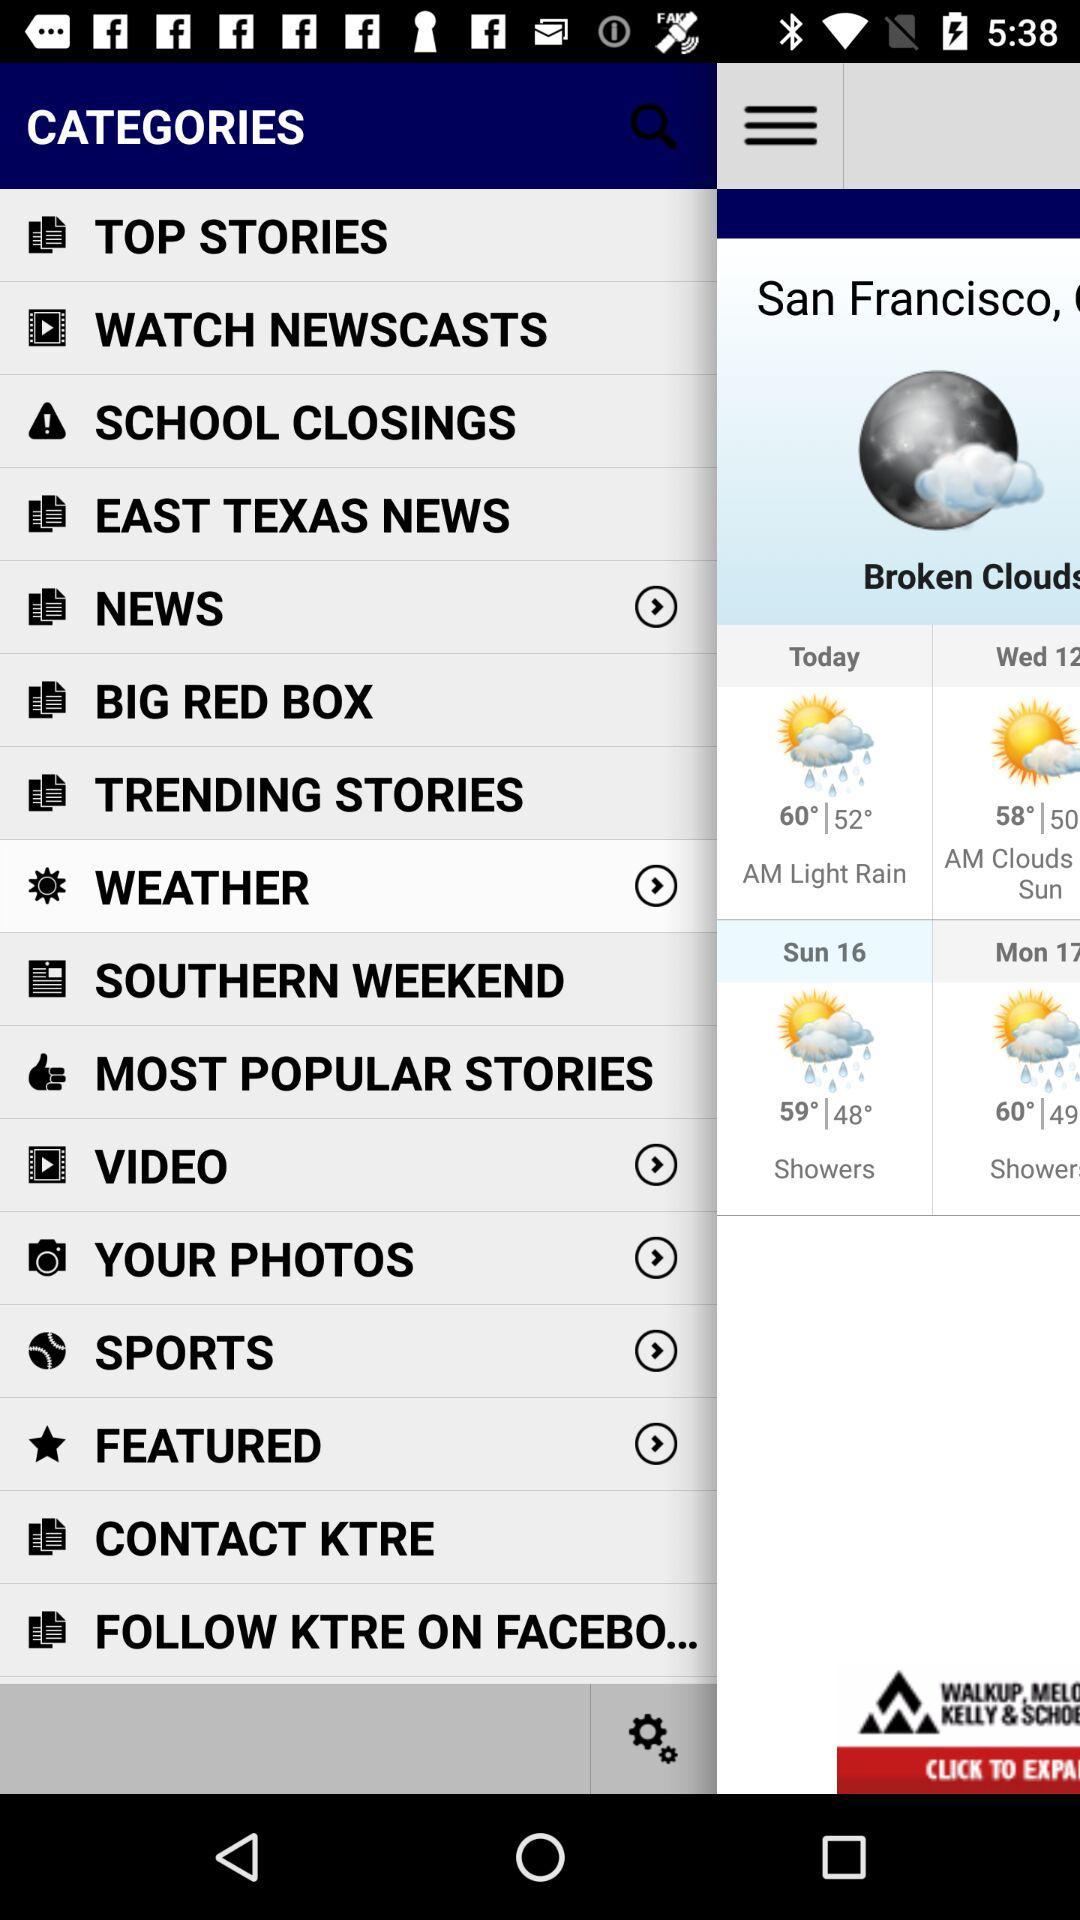 The height and width of the screenshot is (1920, 1080). Describe the element at coordinates (957, 1727) in the screenshot. I see `click bottom advertisement` at that location.